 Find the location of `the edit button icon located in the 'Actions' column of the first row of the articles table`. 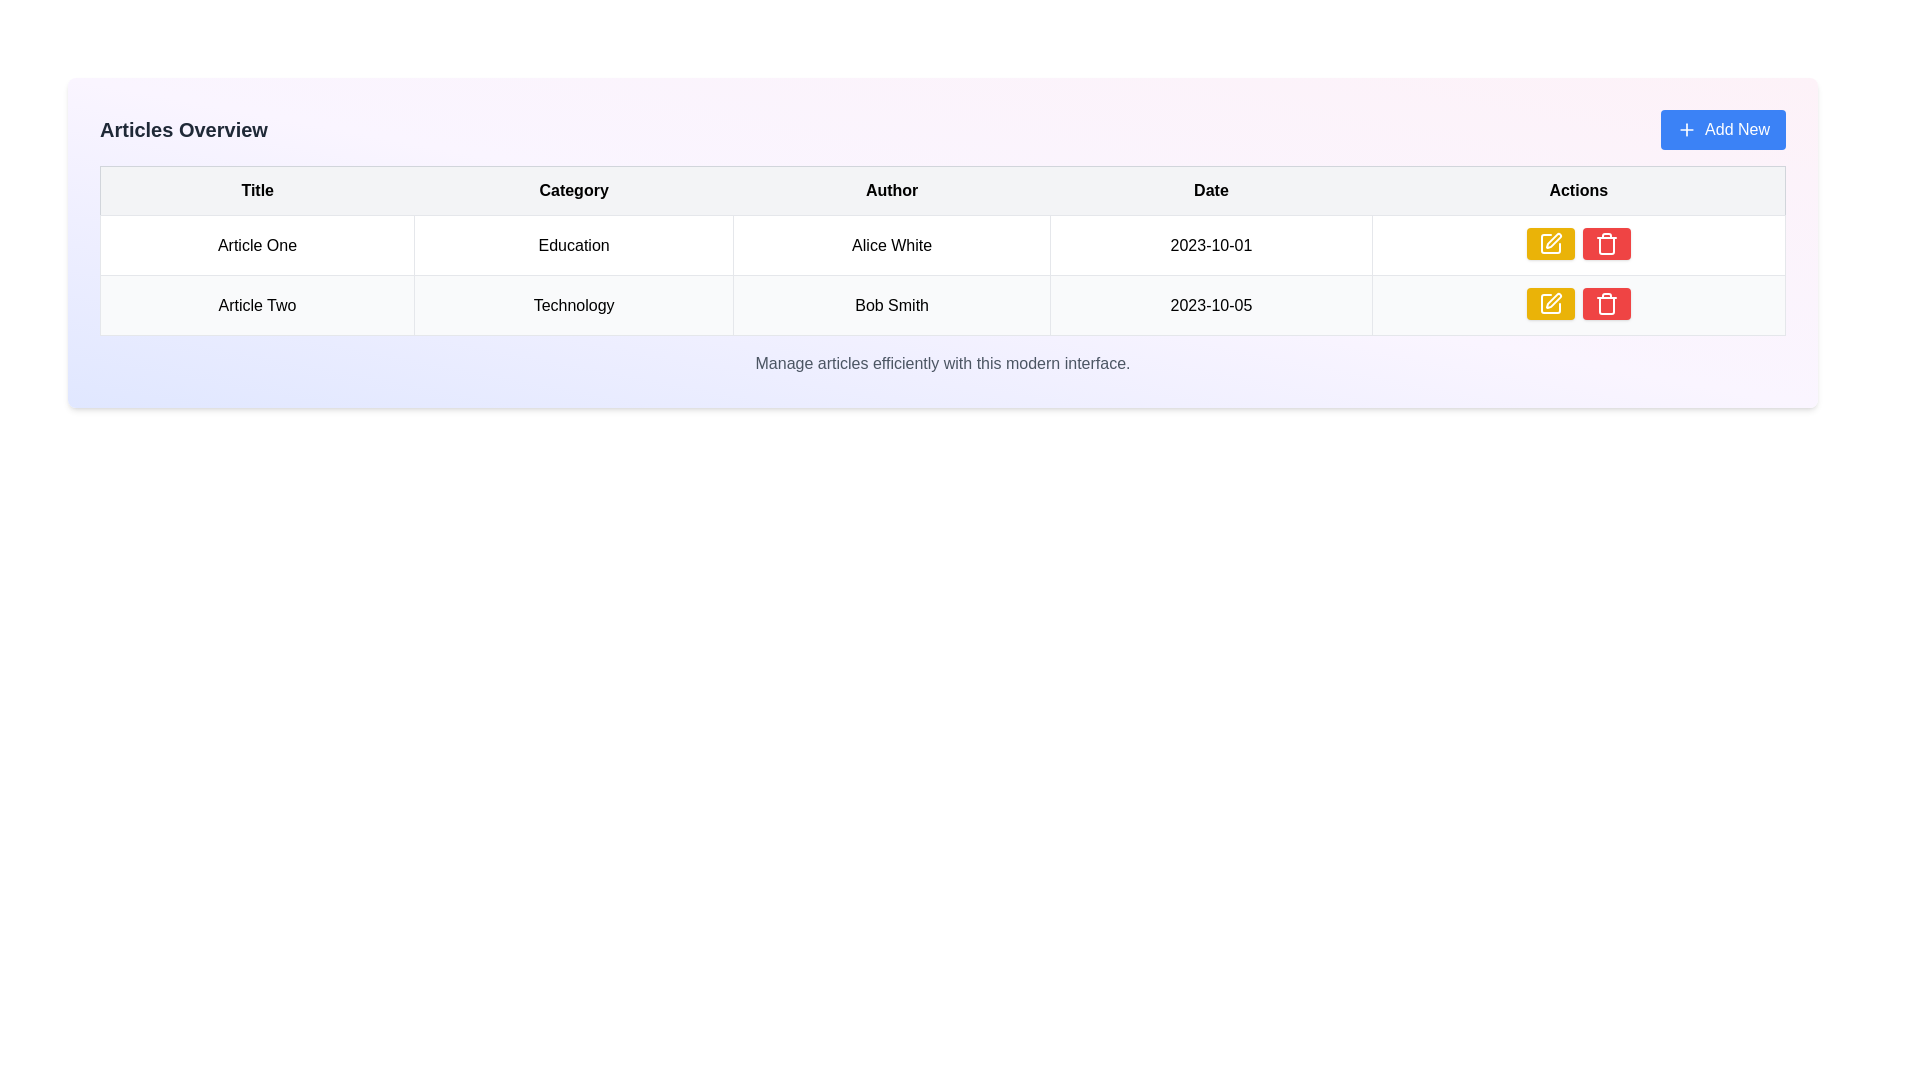

the edit button icon located in the 'Actions' column of the first row of the articles table is located at coordinates (1549, 304).